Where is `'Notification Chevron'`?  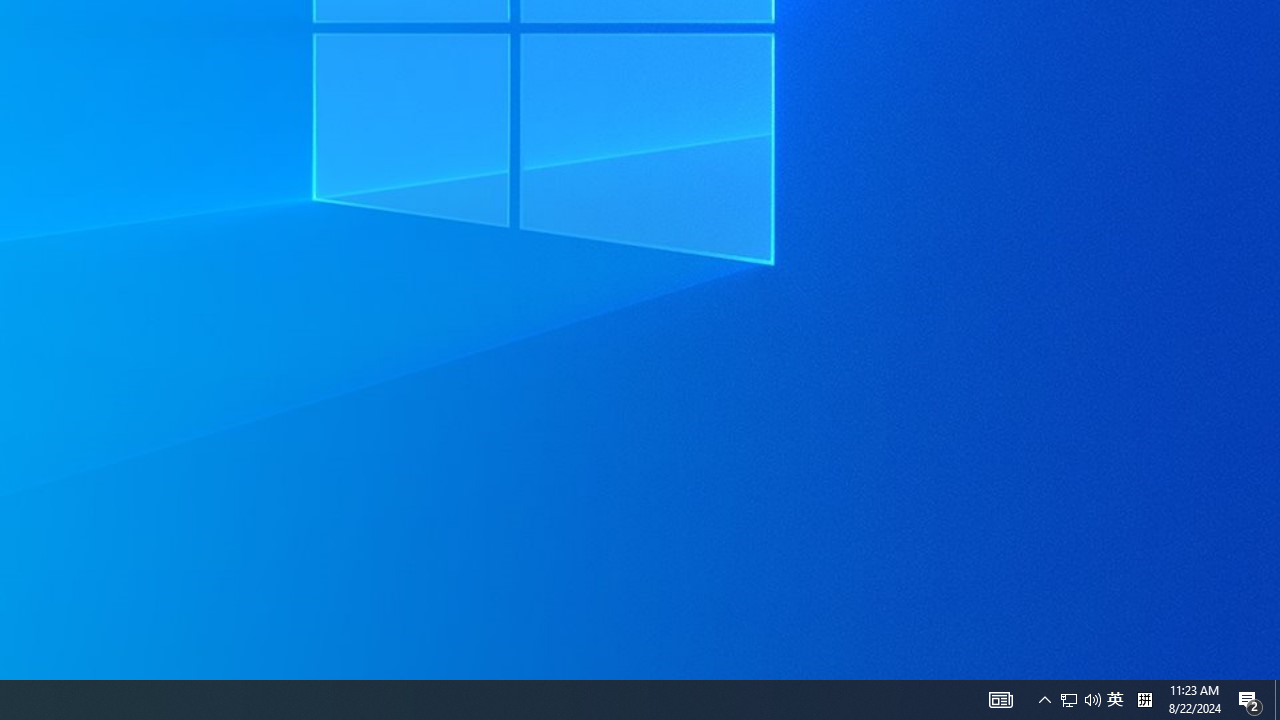
'Notification Chevron' is located at coordinates (1044, 698).